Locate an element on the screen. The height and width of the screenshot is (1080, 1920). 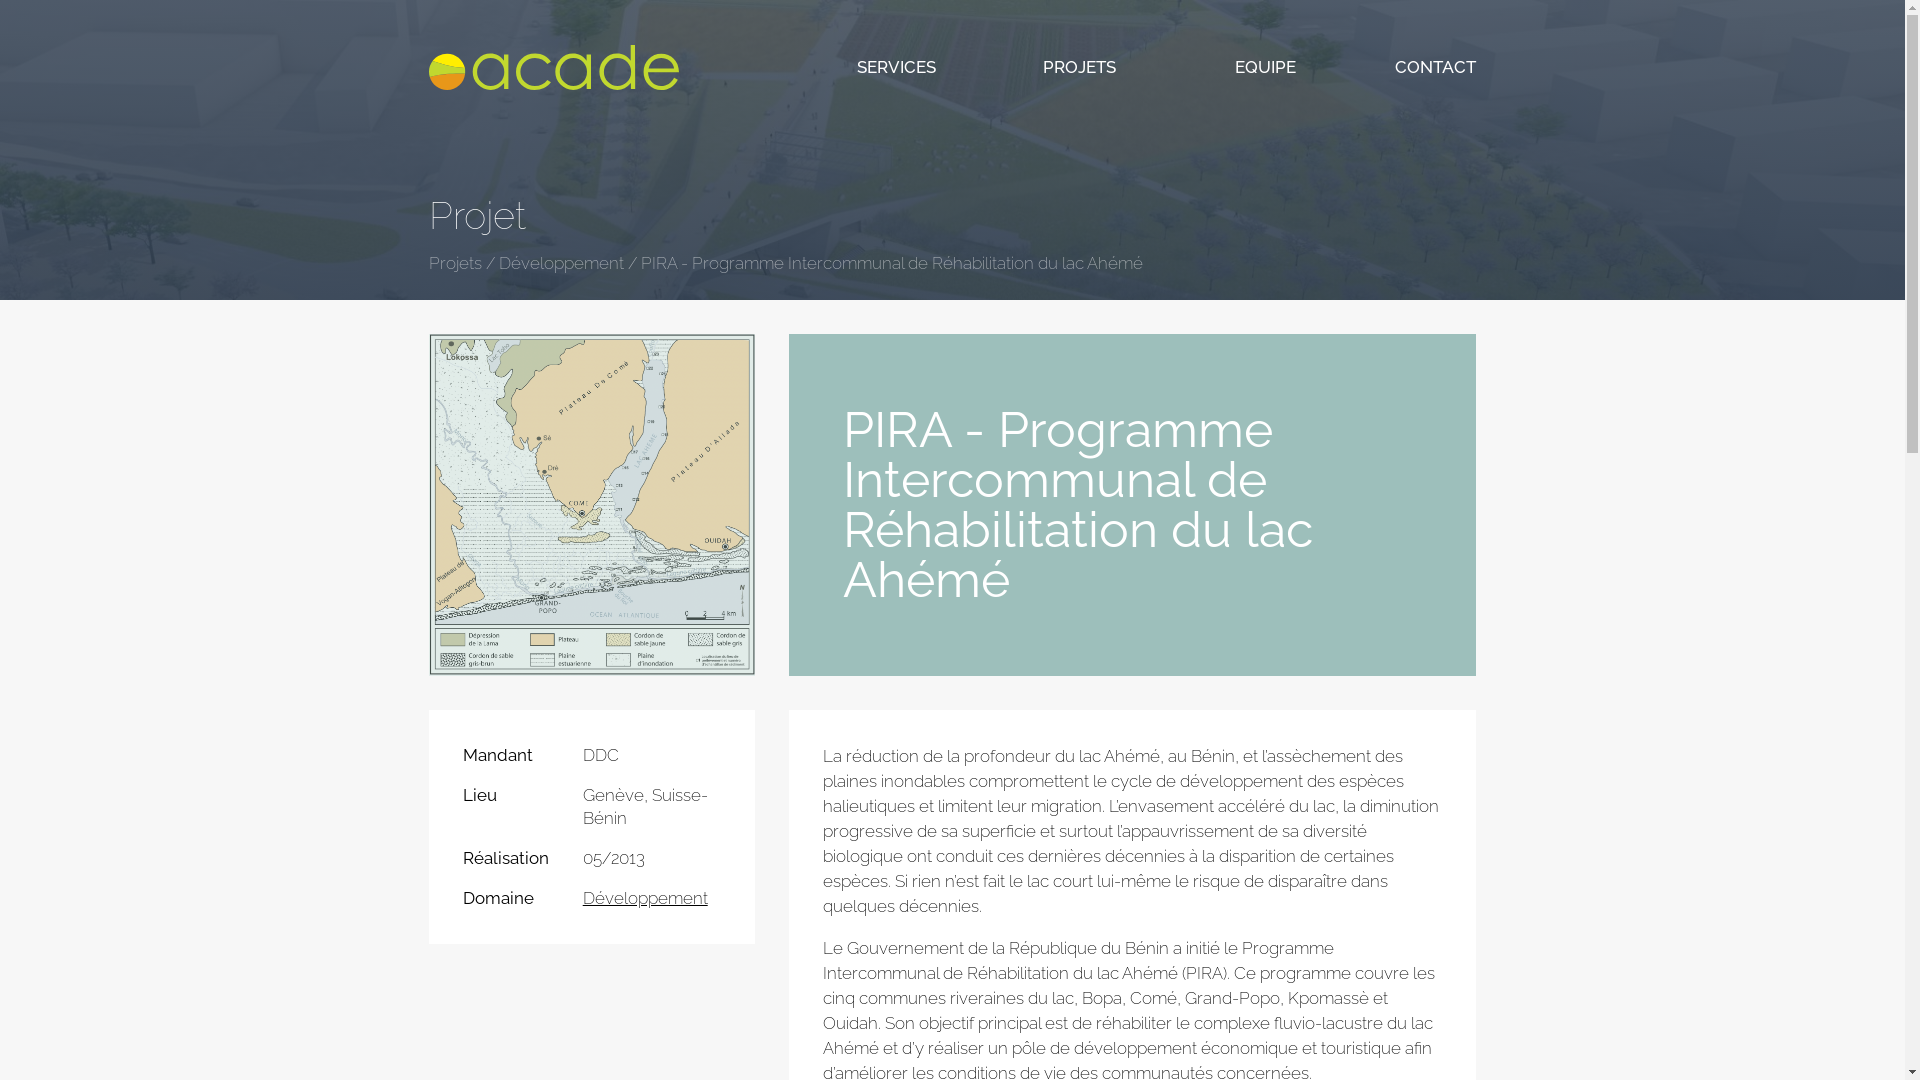
'EQUIPE' is located at coordinates (1264, 65).